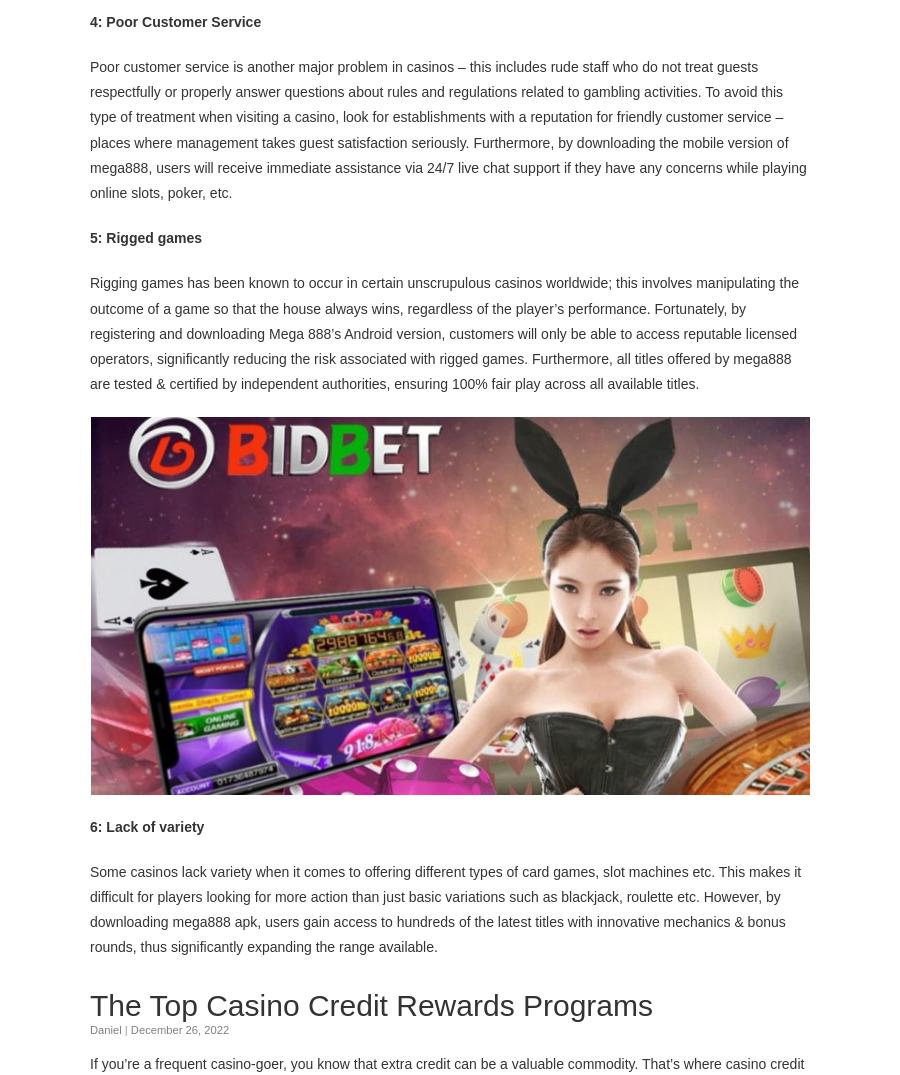  What do you see at coordinates (179, 1028) in the screenshot?
I see `'December 26, 2022'` at bounding box center [179, 1028].